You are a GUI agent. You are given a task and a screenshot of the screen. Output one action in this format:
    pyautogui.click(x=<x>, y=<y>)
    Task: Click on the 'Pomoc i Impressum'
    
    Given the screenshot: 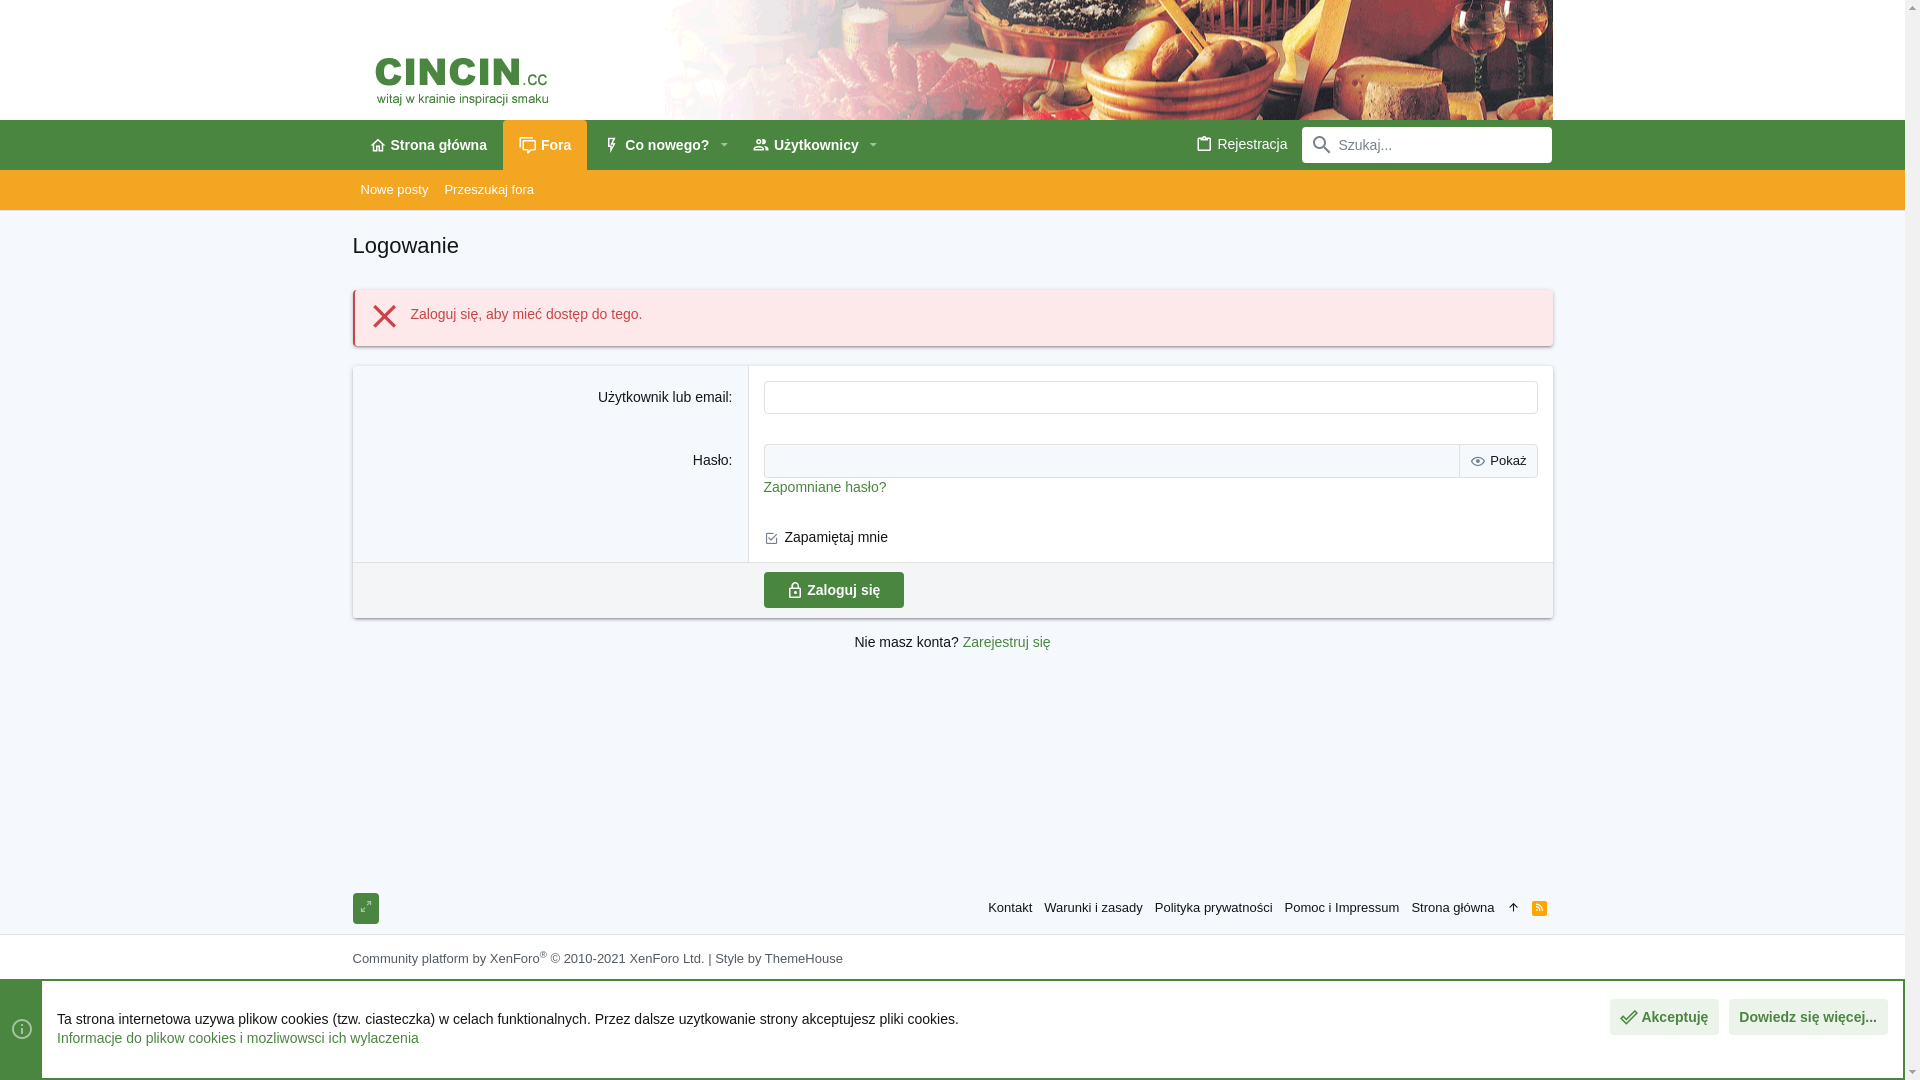 What is the action you would take?
    pyautogui.click(x=1342, y=907)
    